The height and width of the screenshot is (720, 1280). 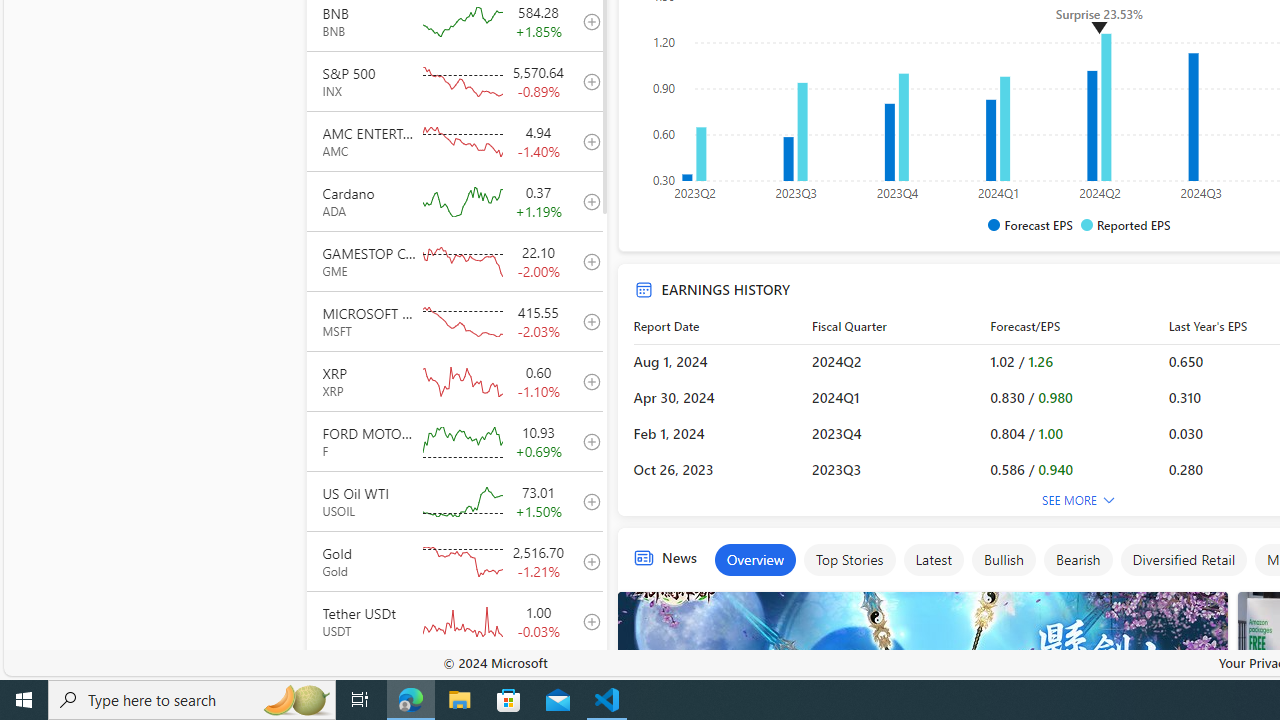 I want to click on 'Bullish', so click(x=1003, y=560).